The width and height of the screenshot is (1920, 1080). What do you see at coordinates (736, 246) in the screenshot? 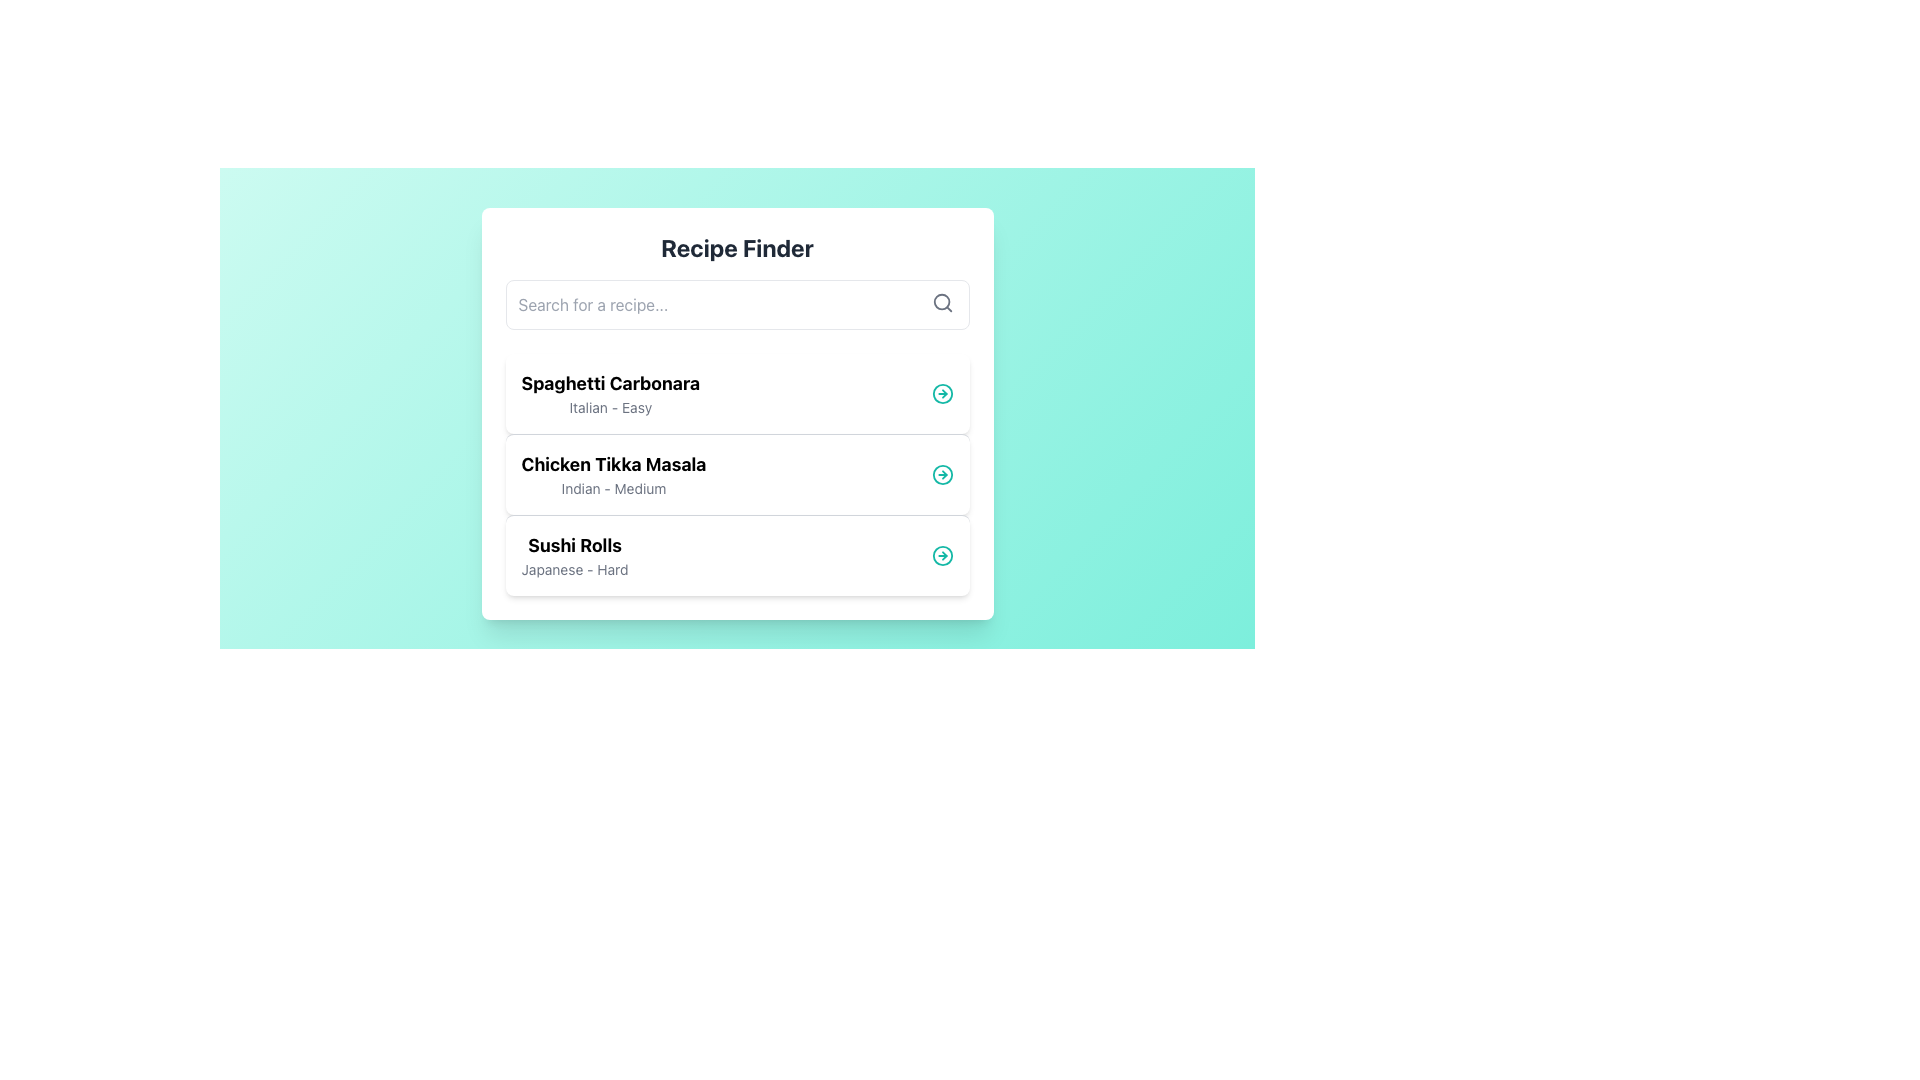
I see `the 'Recipe Finder' text label, which is a bold heading centered at the top of a card with a white background` at bounding box center [736, 246].